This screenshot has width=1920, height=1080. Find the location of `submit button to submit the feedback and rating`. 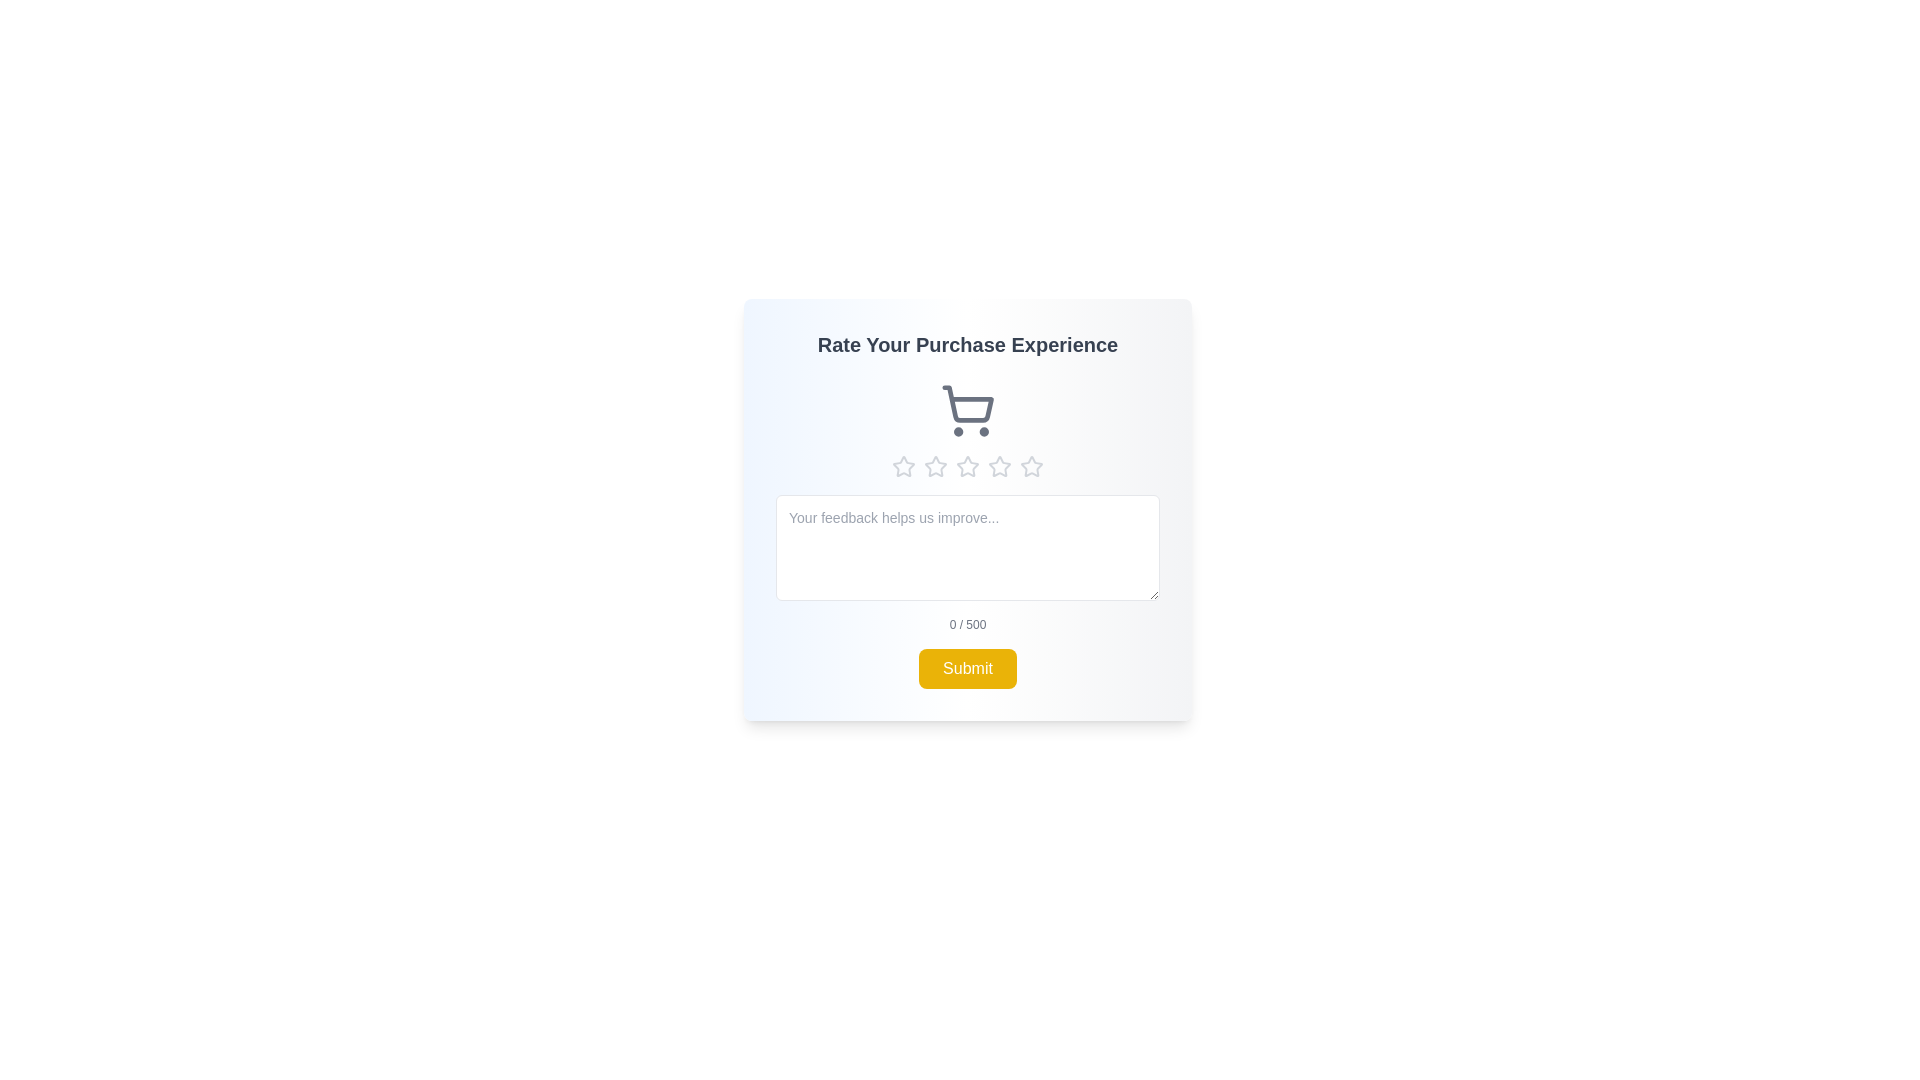

submit button to submit the feedback and rating is located at coordinates (968, 668).